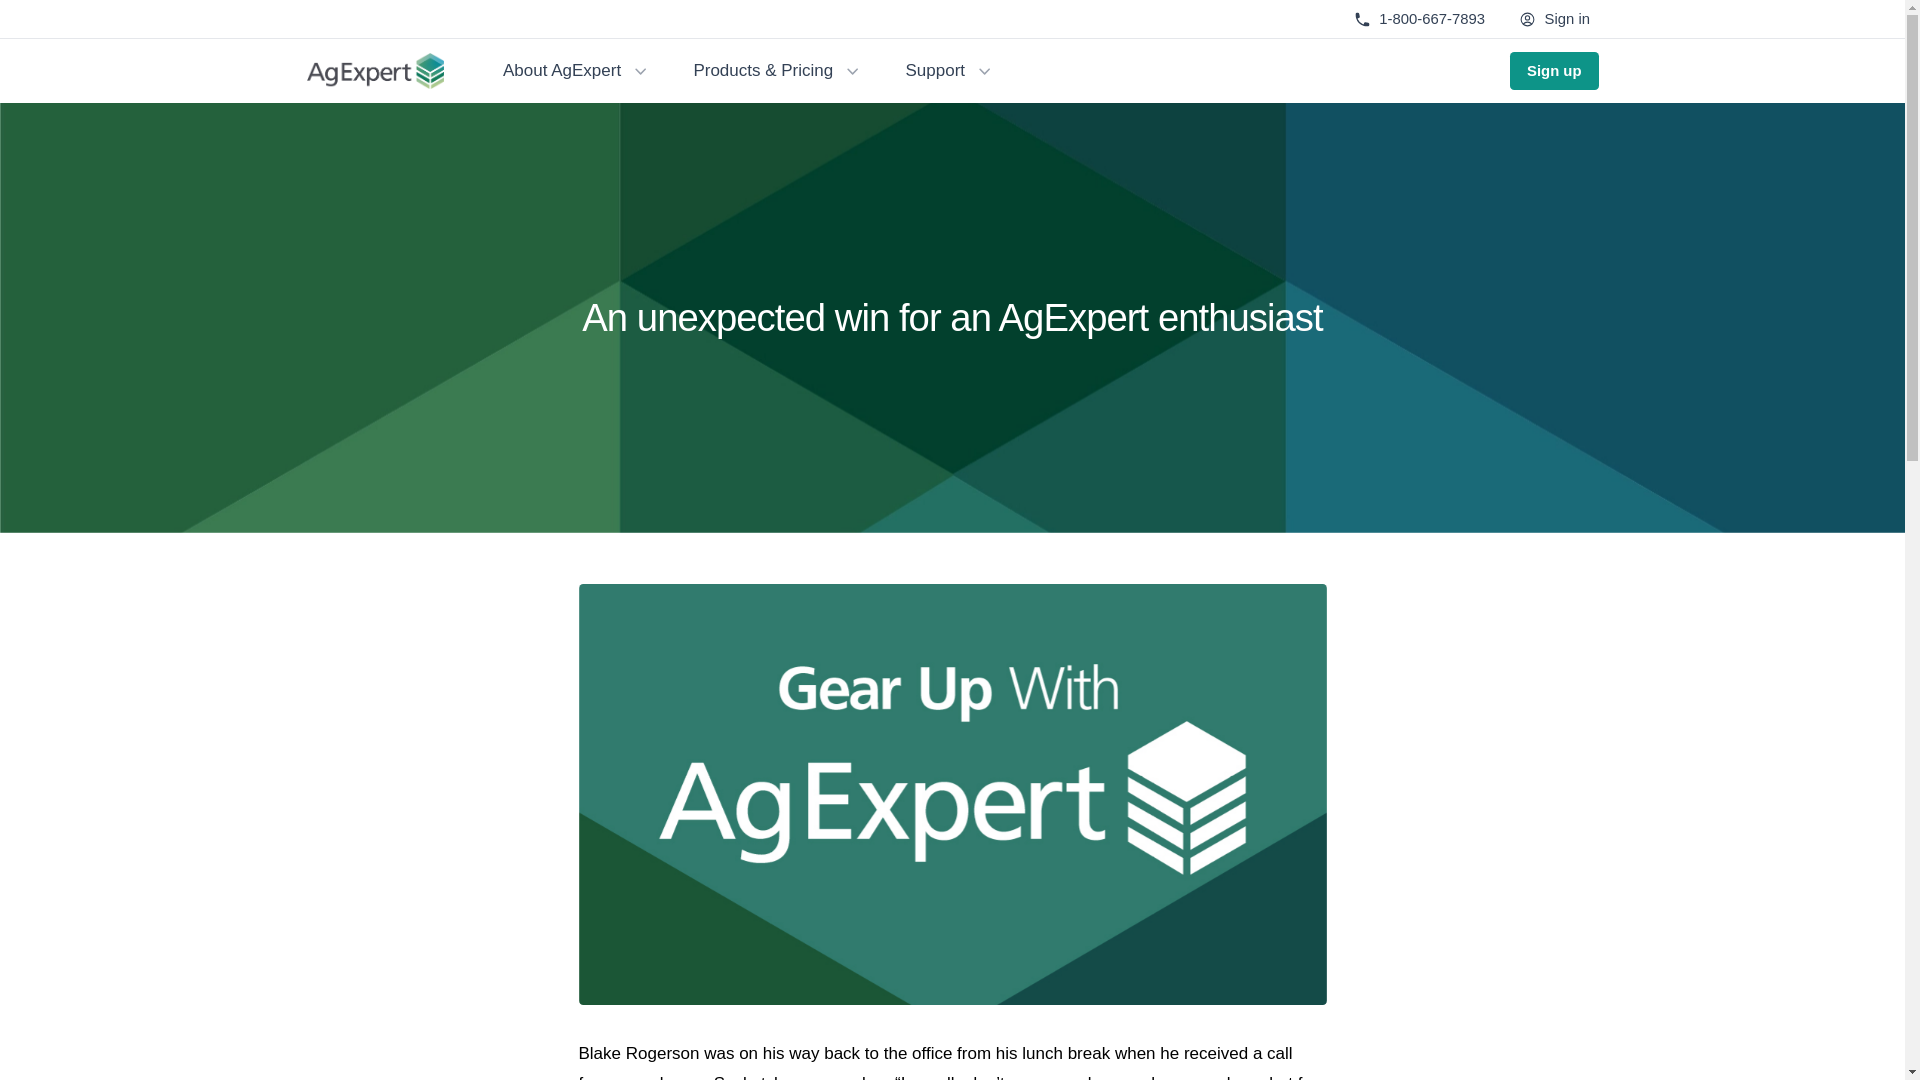 Image resolution: width=1920 pixels, height=1080 pixels. I want to click on 'Products & Pricing', so click(777, 69).